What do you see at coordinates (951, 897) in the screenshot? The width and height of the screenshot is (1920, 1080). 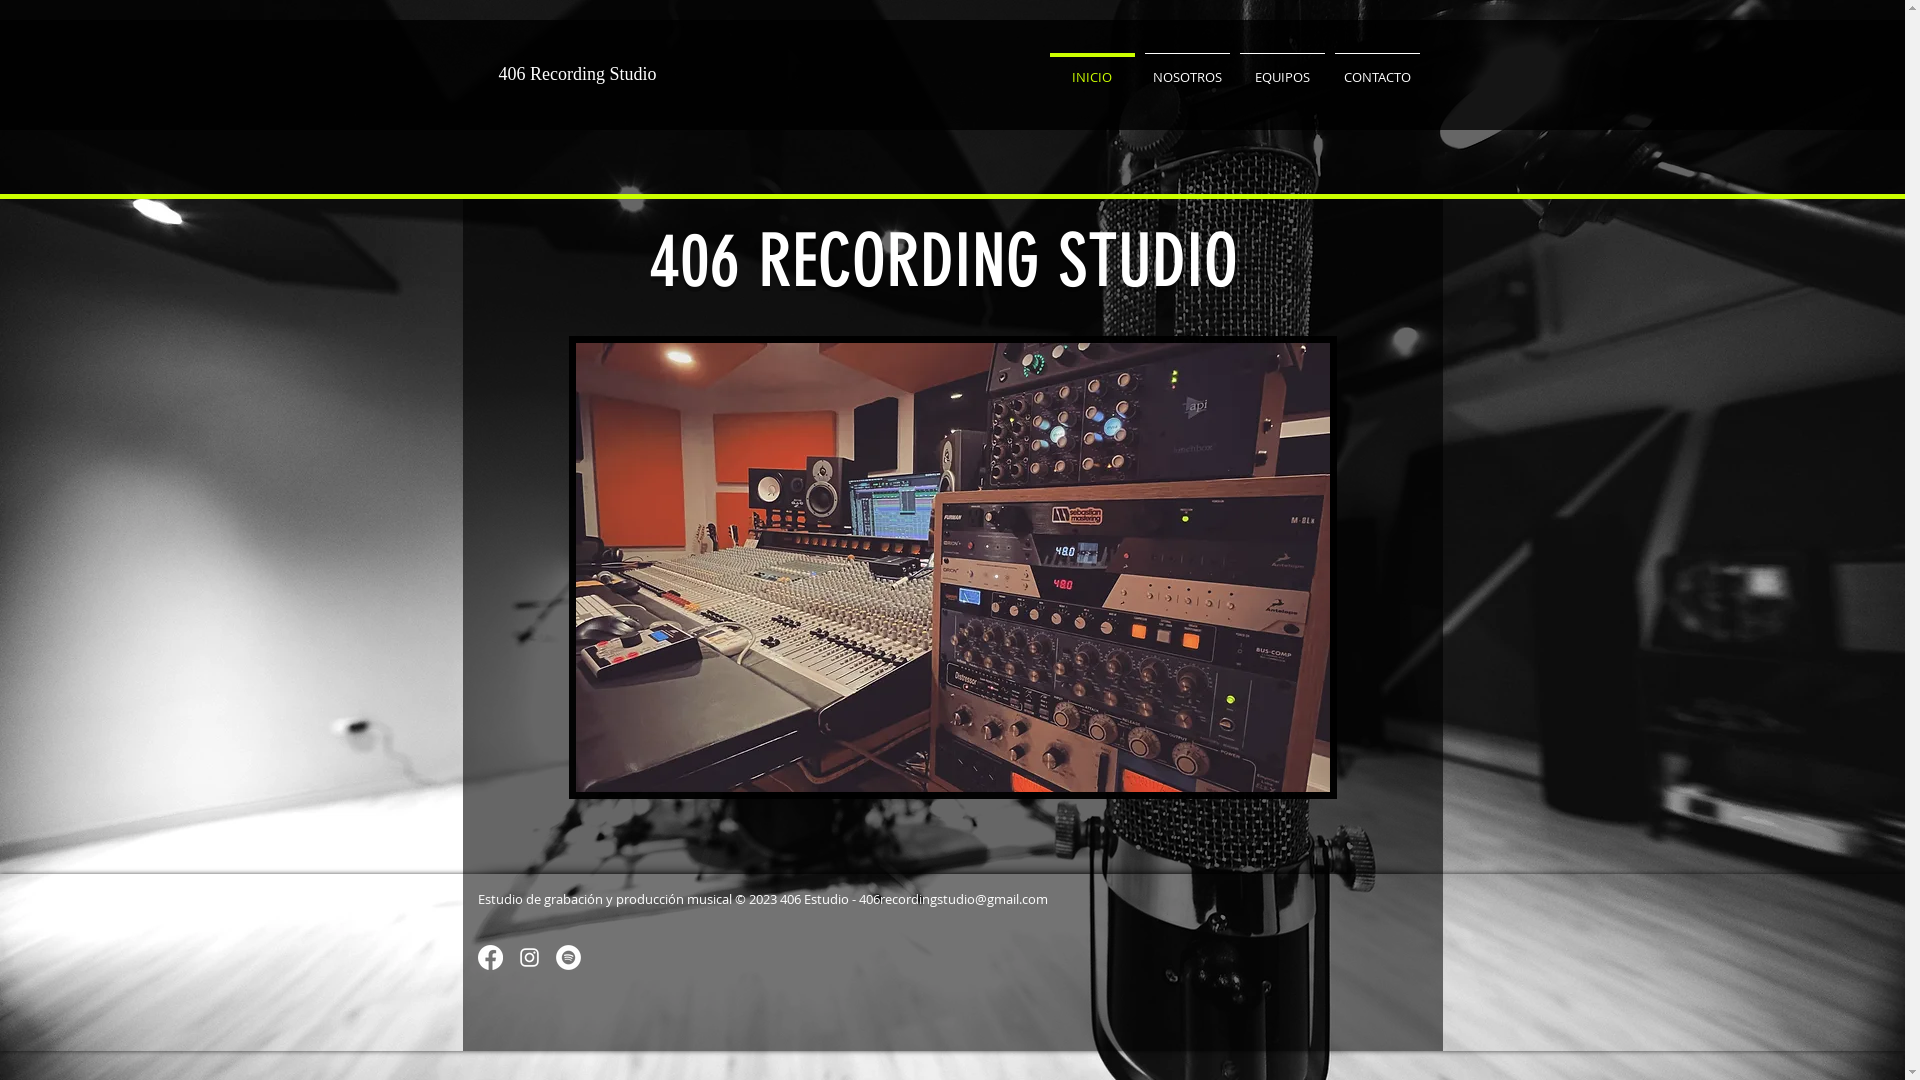 I see `'406recordingstudio@gmail.com'` at bounding box center [951, 897].